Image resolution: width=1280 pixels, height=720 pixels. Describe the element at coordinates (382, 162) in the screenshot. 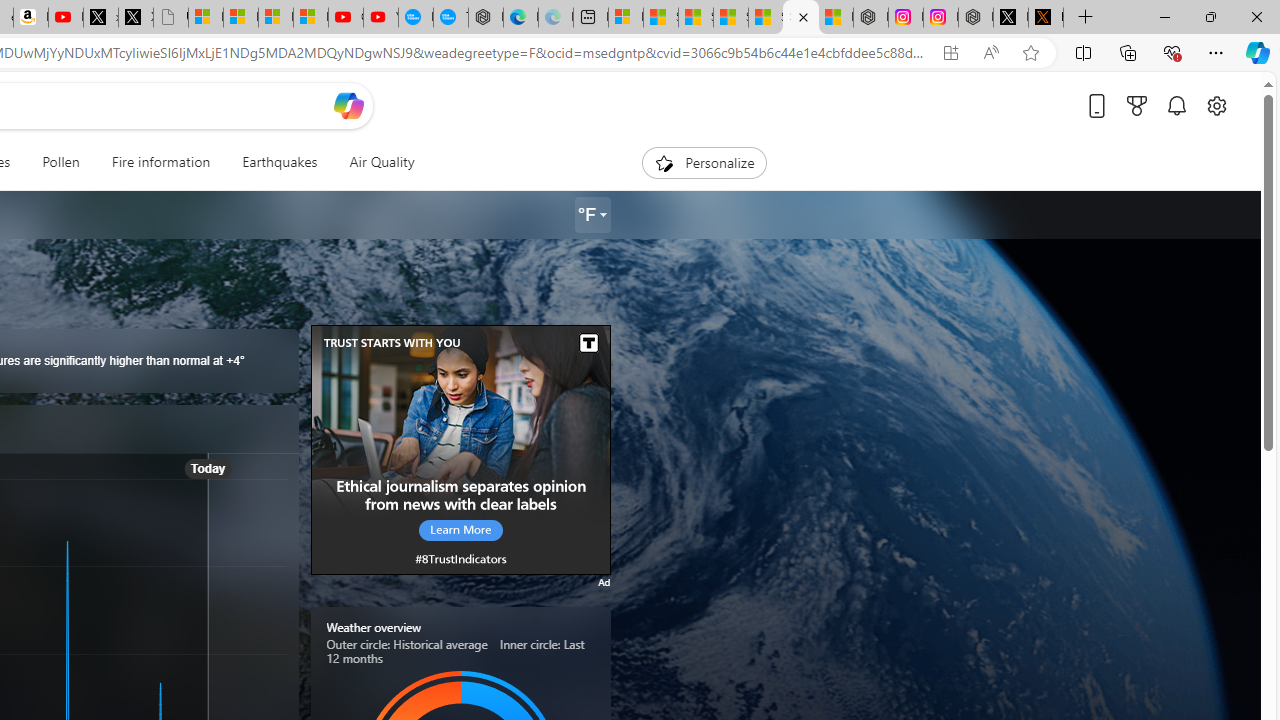

I see `'Air Quality'` at that location.